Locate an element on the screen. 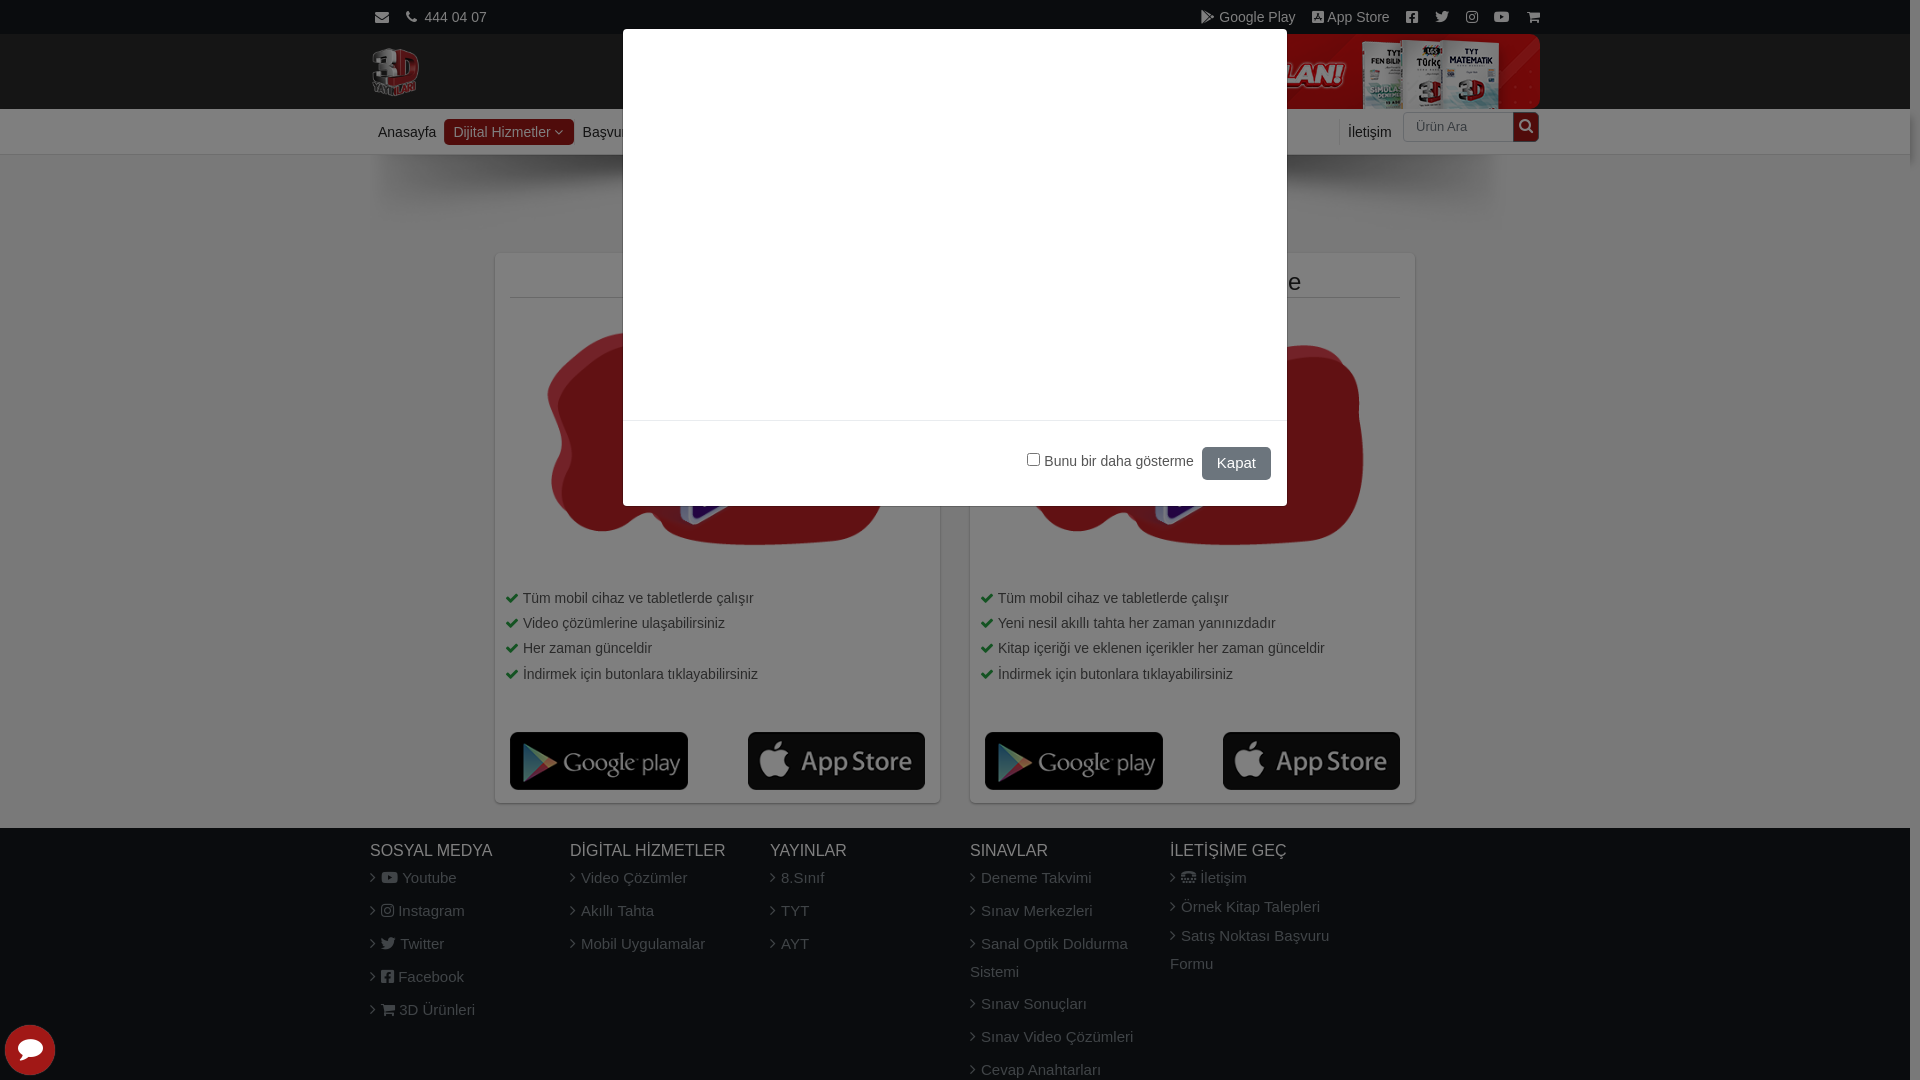  'TYT' is located at coordinates (788, 910).